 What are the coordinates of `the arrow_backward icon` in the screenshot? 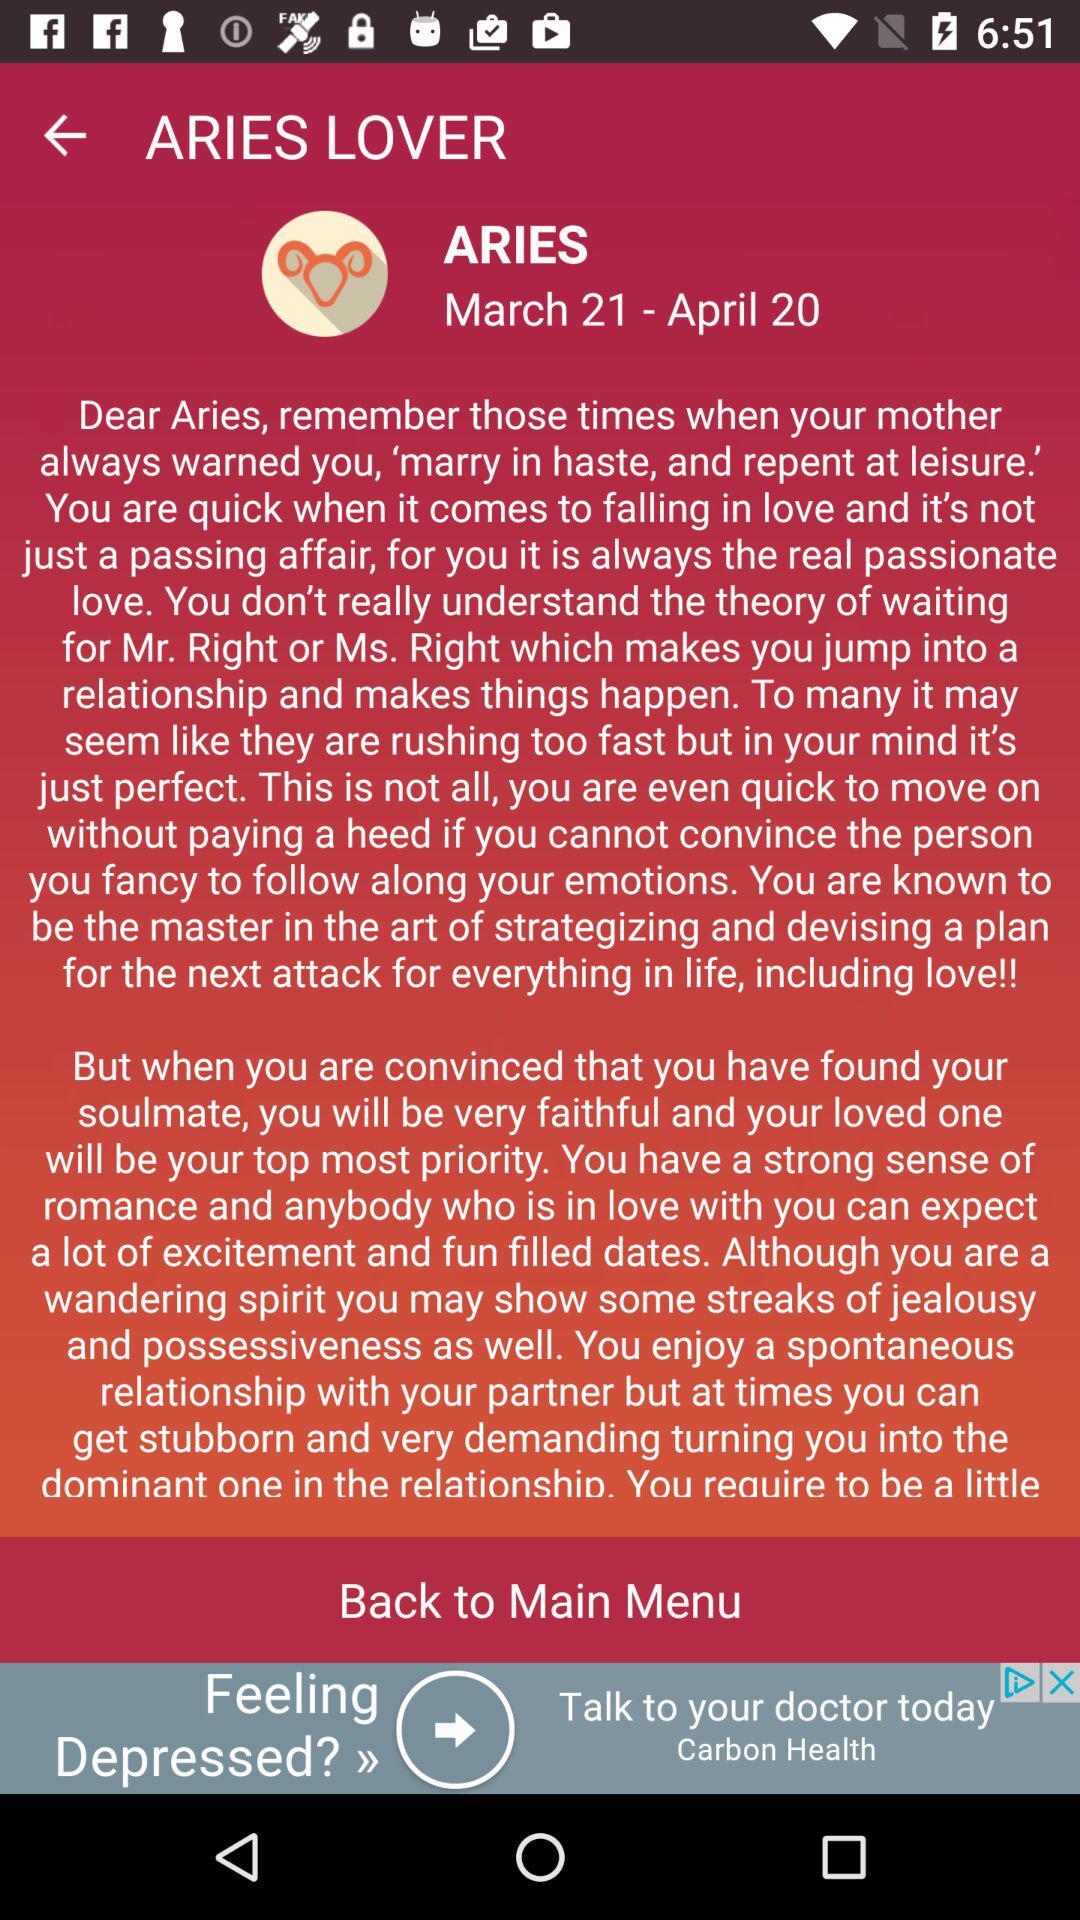 It's located at (63, 134).